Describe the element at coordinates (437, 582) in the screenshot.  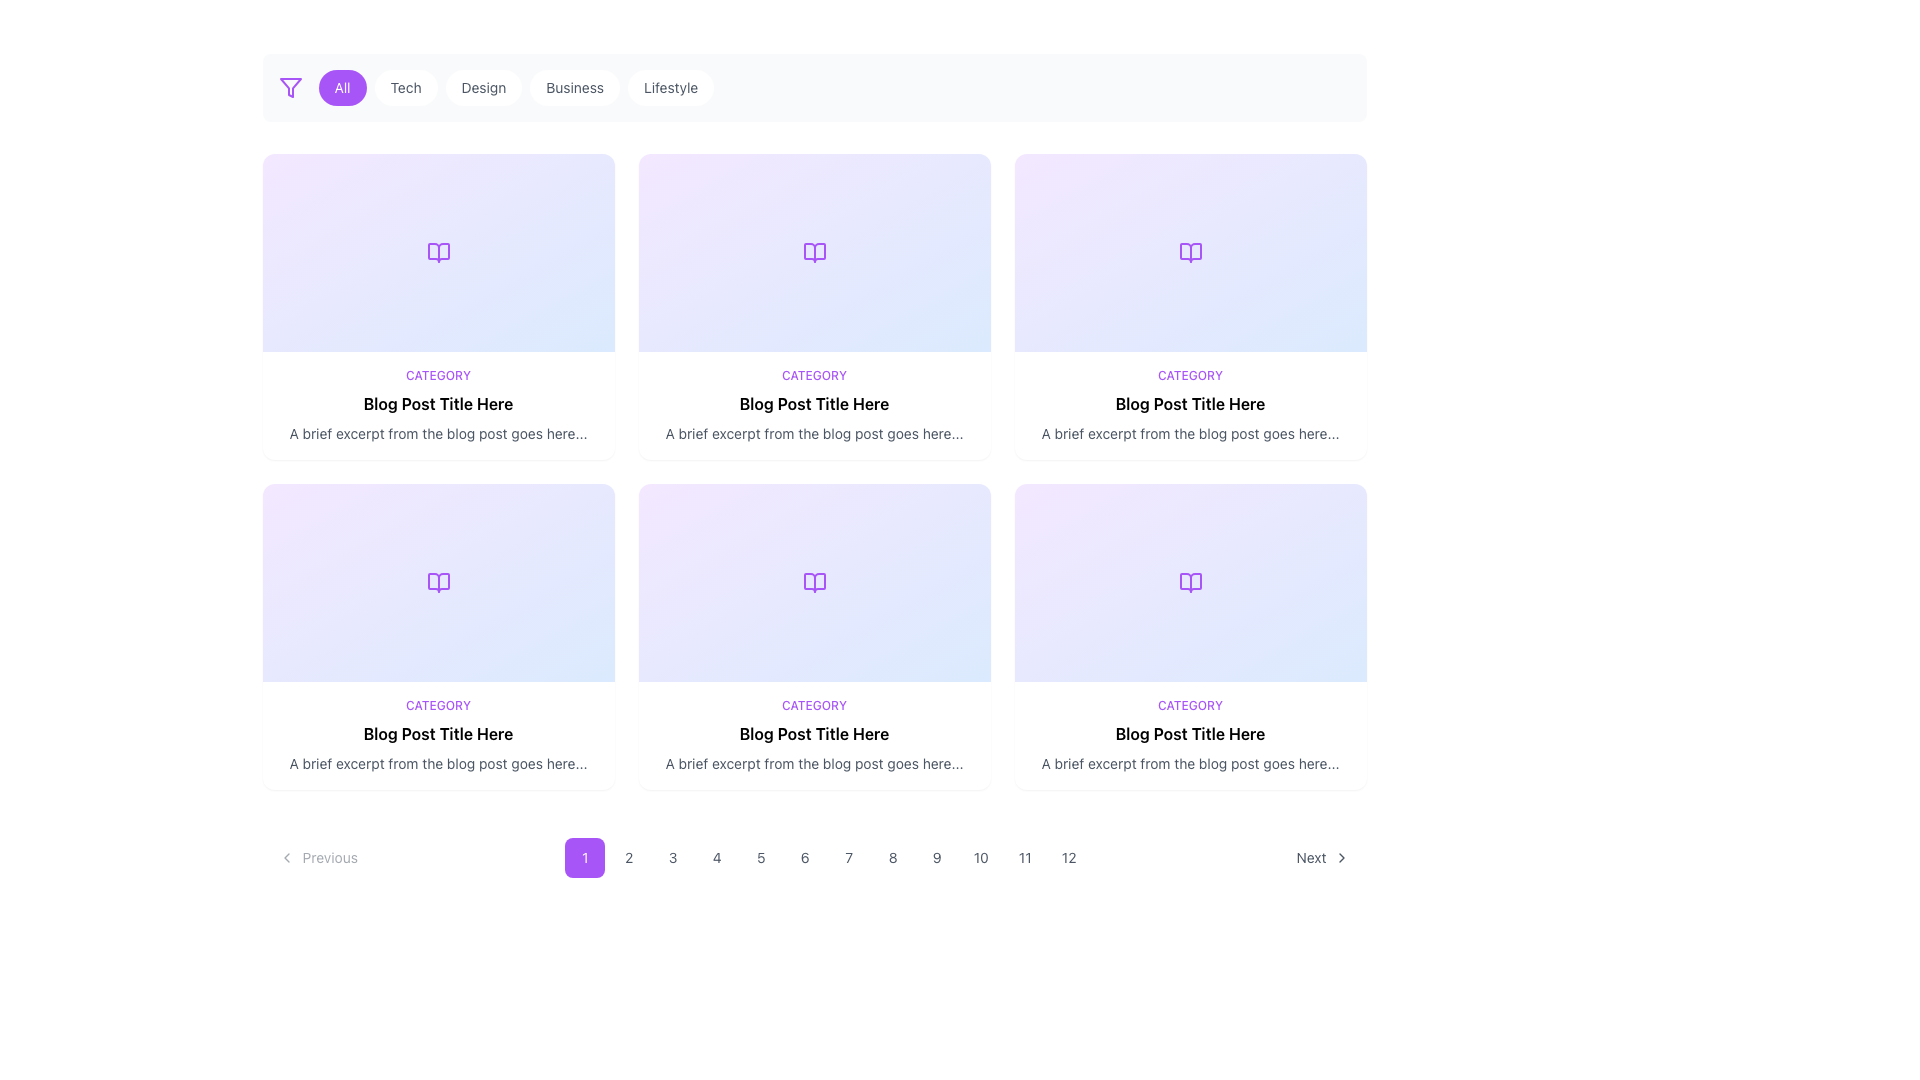
I see `the gradient style of the background visual with an open book icon, located in the upper section of the second card in the second row of a grid layout` at that location.